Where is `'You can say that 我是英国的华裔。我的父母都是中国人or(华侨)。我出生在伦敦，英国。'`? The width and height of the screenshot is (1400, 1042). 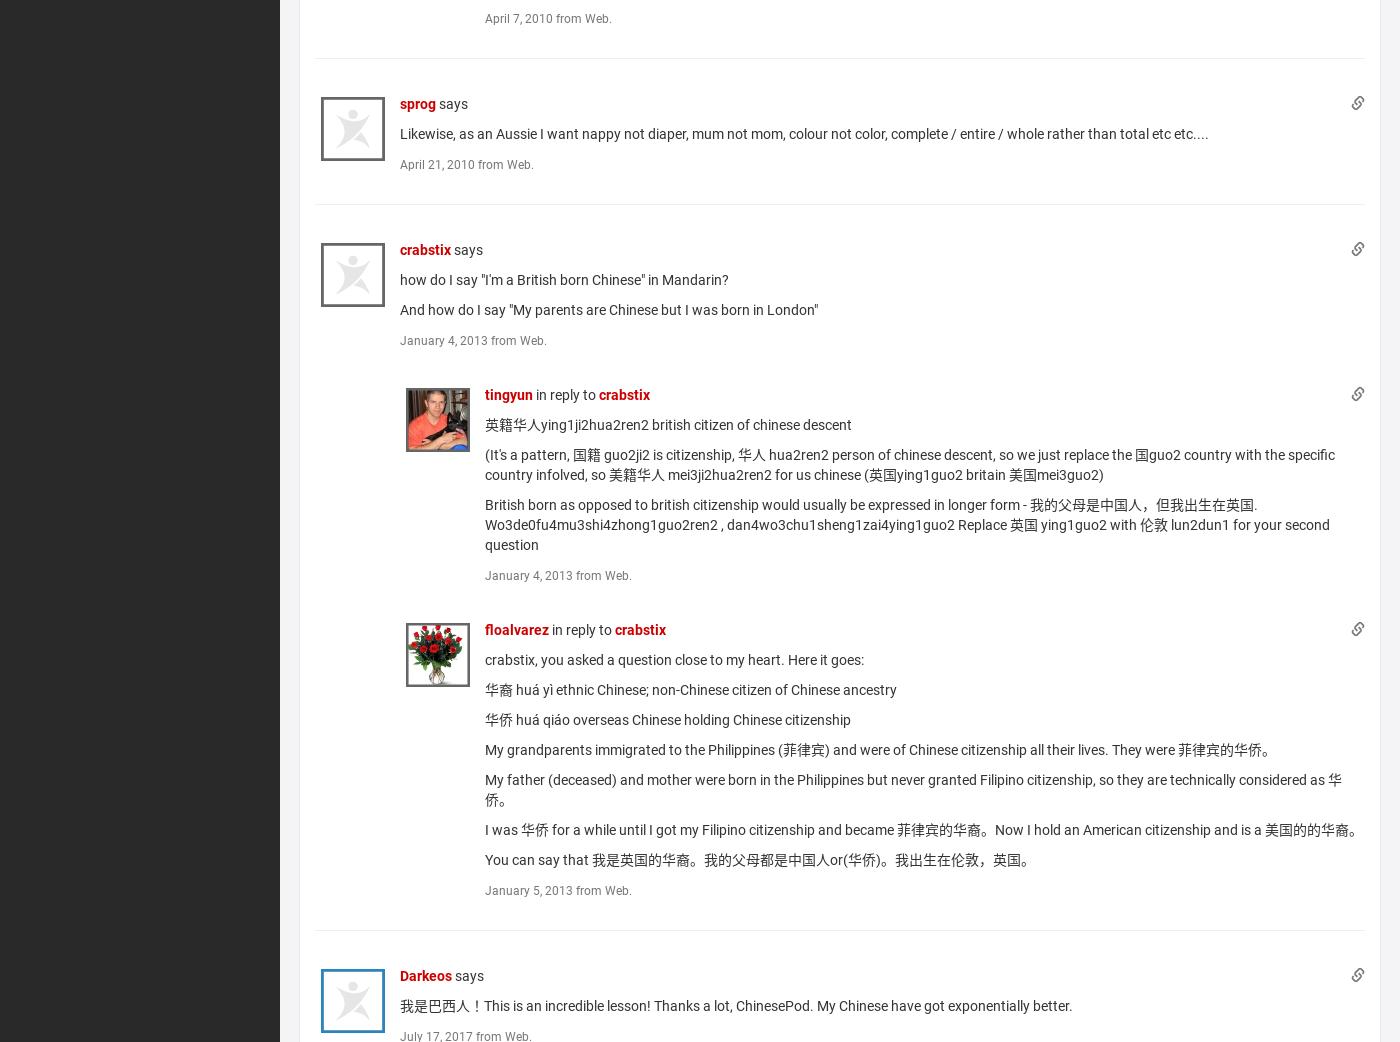
'You can say that 我是英国的华裔。我的父母都是中国人or(华侨)。我出生在伦敦，英国。' is located at coordinates (759, 859).